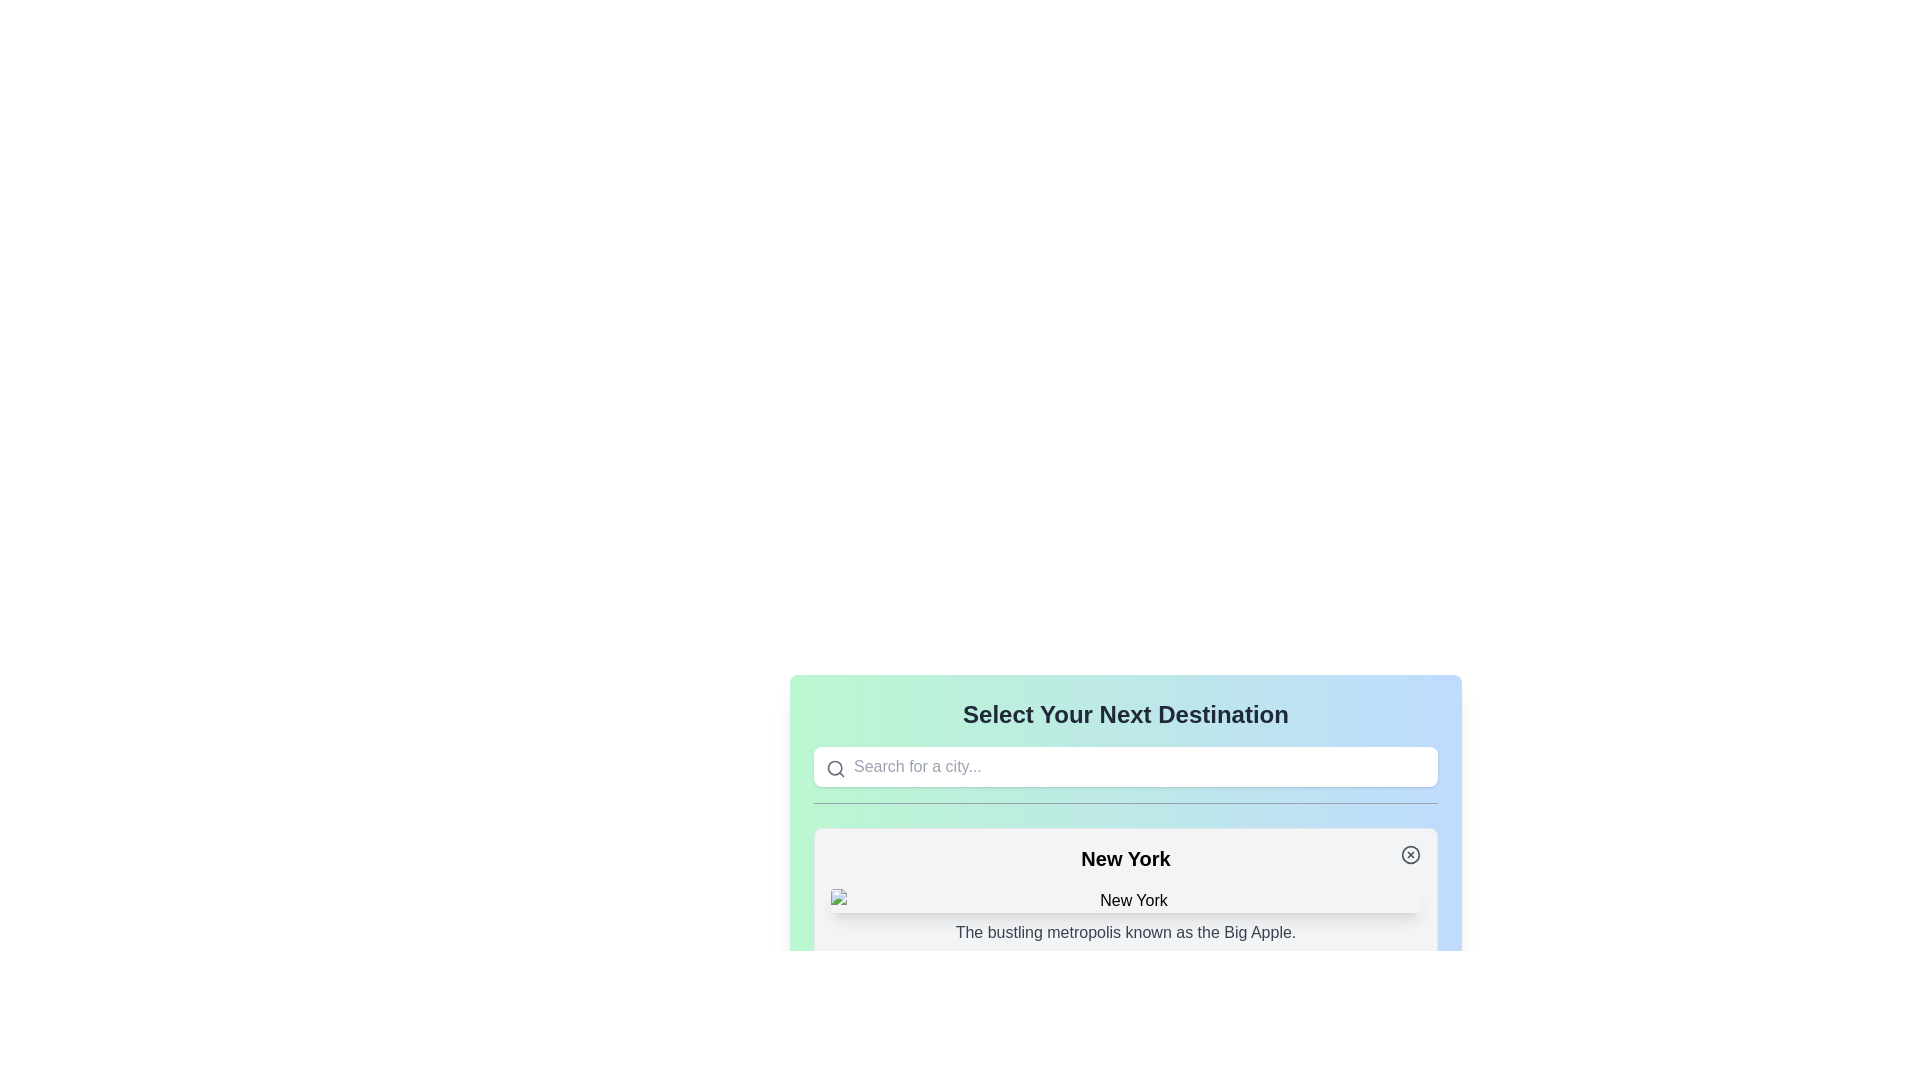 The image size is (1920, 1080). Describe the element at coordinates (835, 767) in the screenshot. I see `the static search icon within the input field that indicates the functionality for searching, located at the left edge of the text input field` at that location.